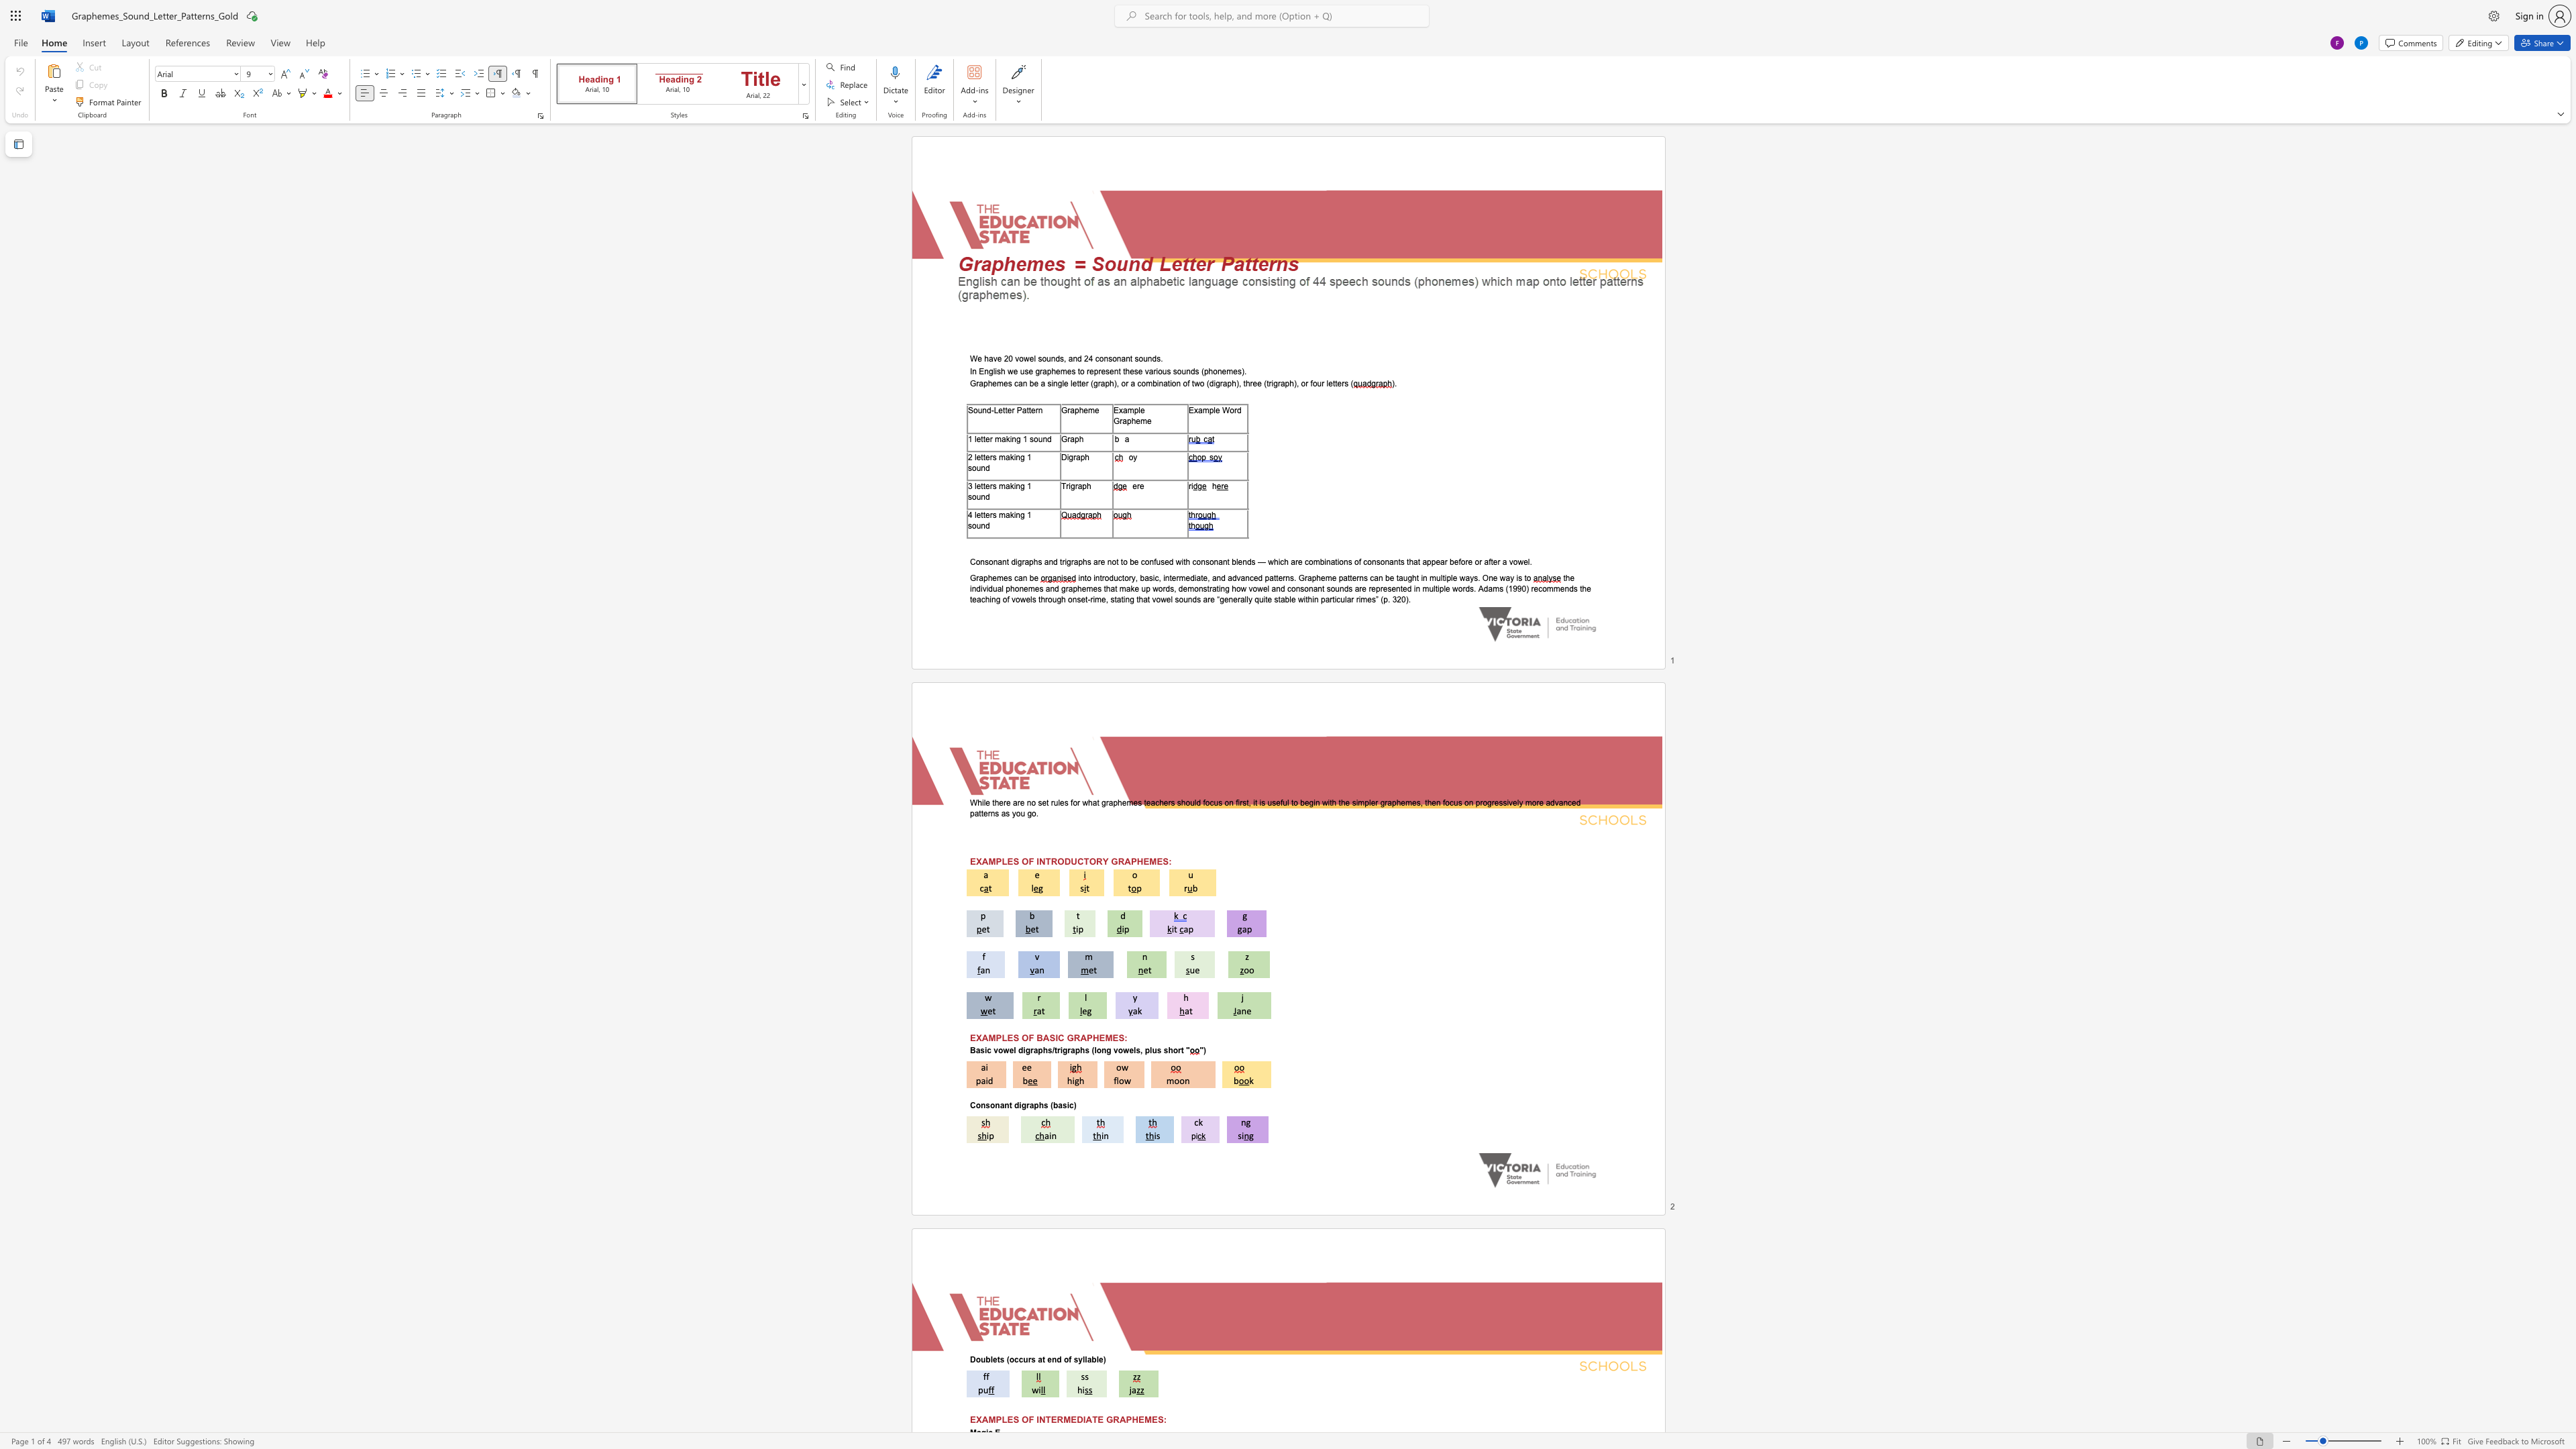  I want to click on the subset text "aking" within the text "2 letters making 1 sound", so click(1006, 456).